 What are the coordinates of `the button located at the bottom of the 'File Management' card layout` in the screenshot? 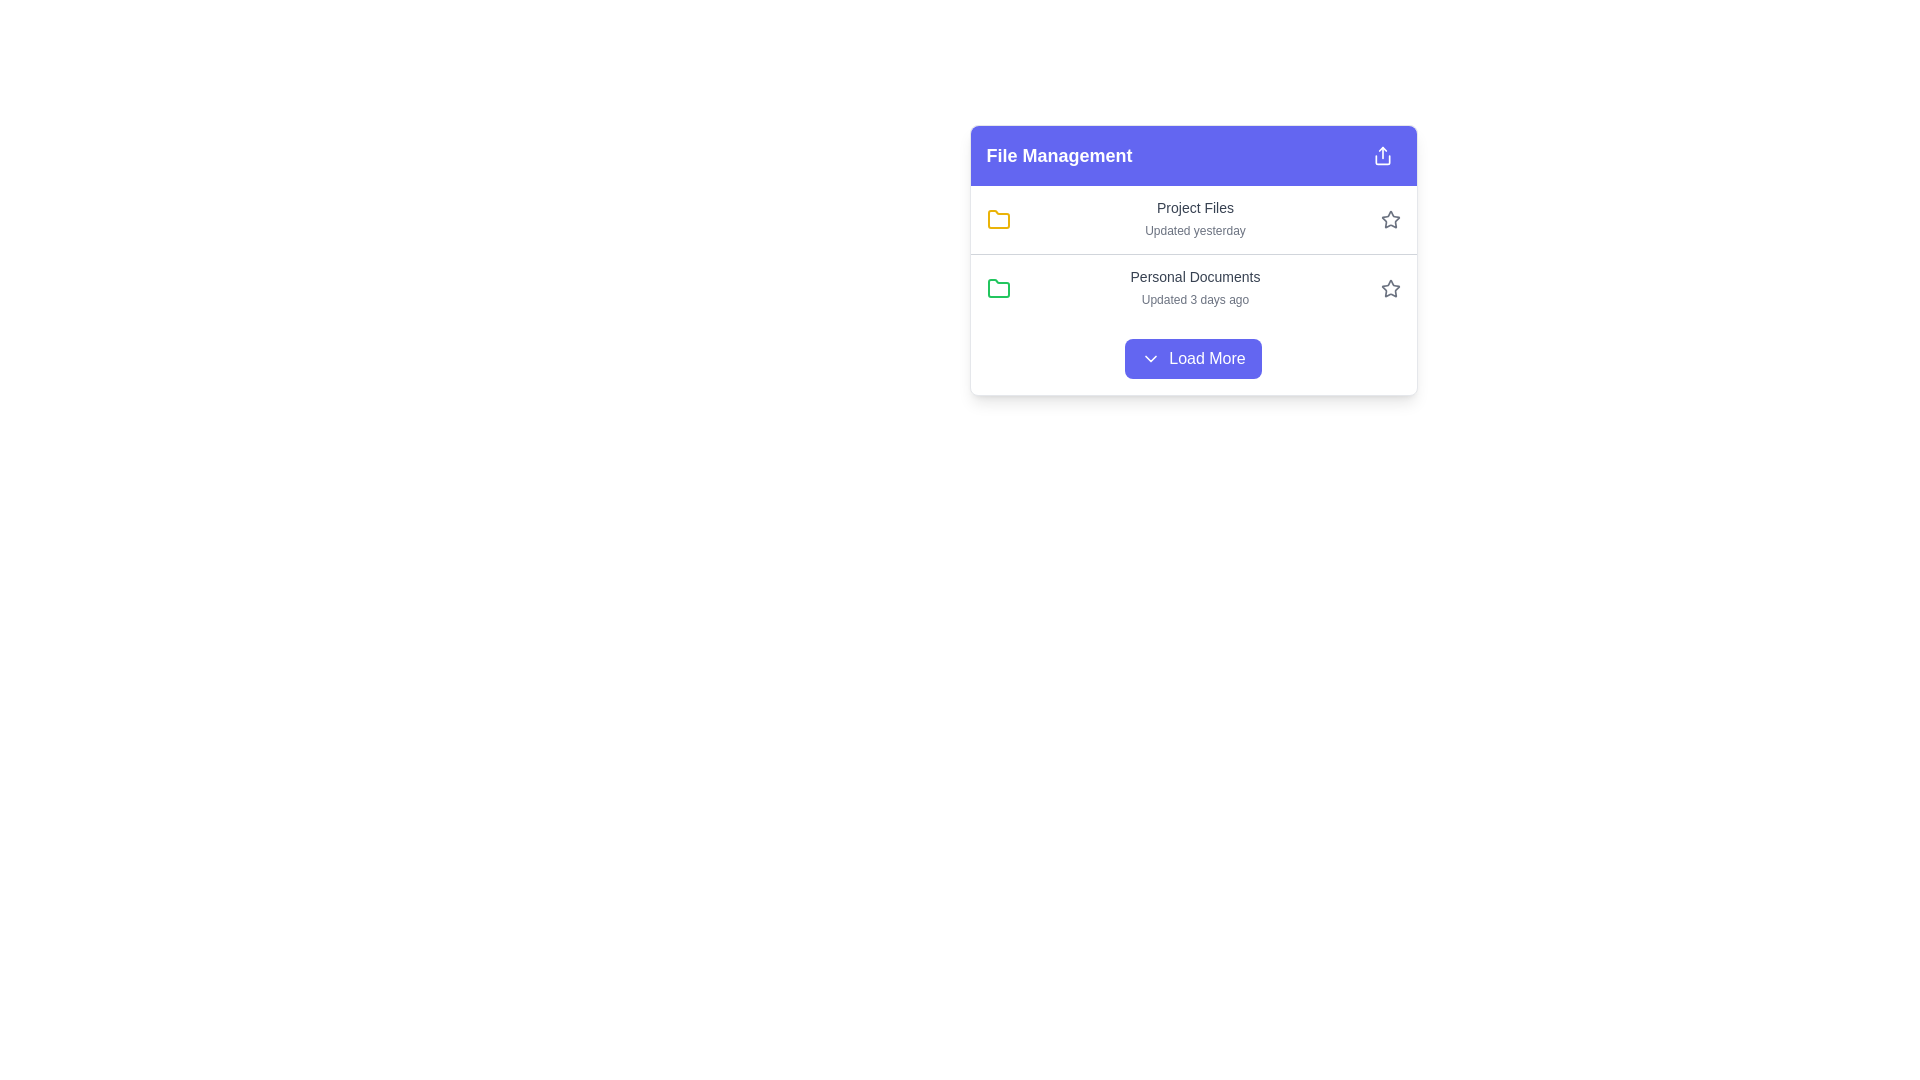 It's located at (1193, 357).